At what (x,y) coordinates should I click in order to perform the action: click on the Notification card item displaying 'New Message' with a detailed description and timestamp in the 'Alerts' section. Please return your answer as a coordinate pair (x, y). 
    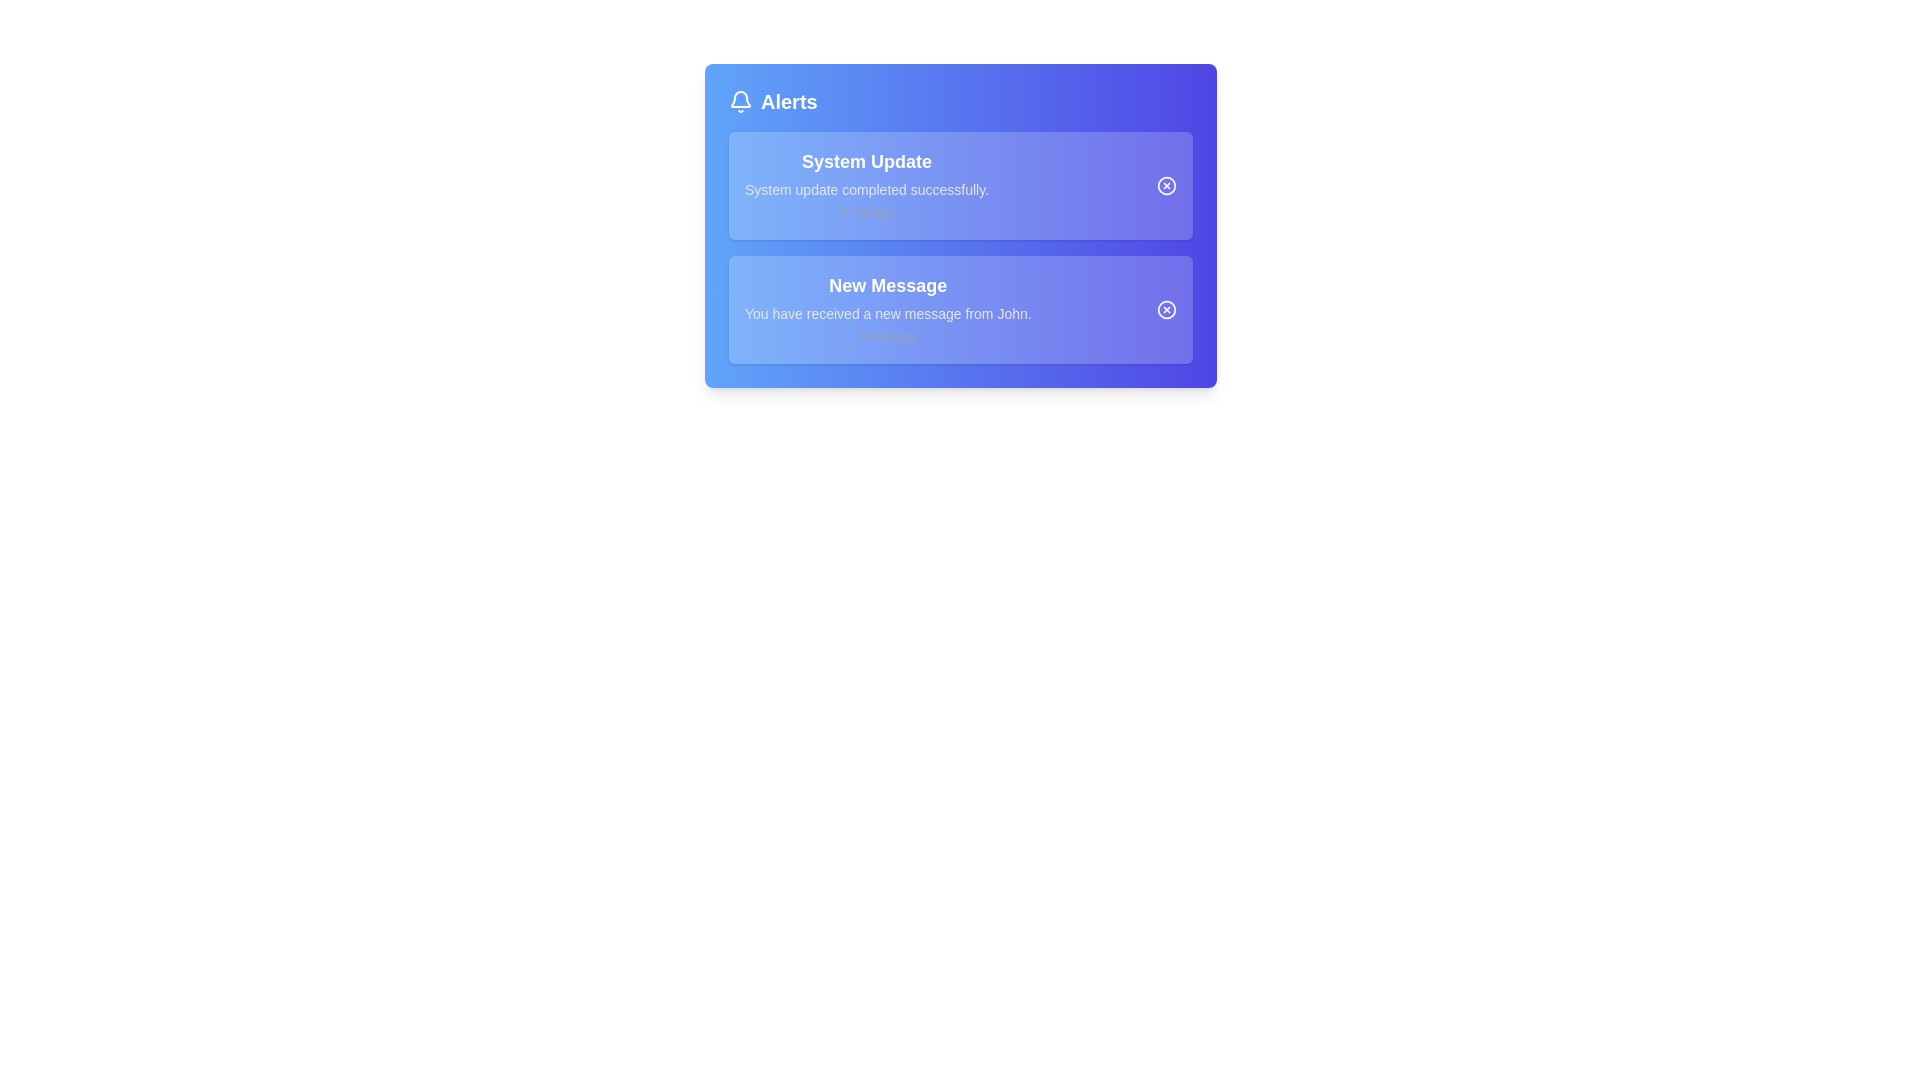
    Looking at the image, I should click on (887, 309).